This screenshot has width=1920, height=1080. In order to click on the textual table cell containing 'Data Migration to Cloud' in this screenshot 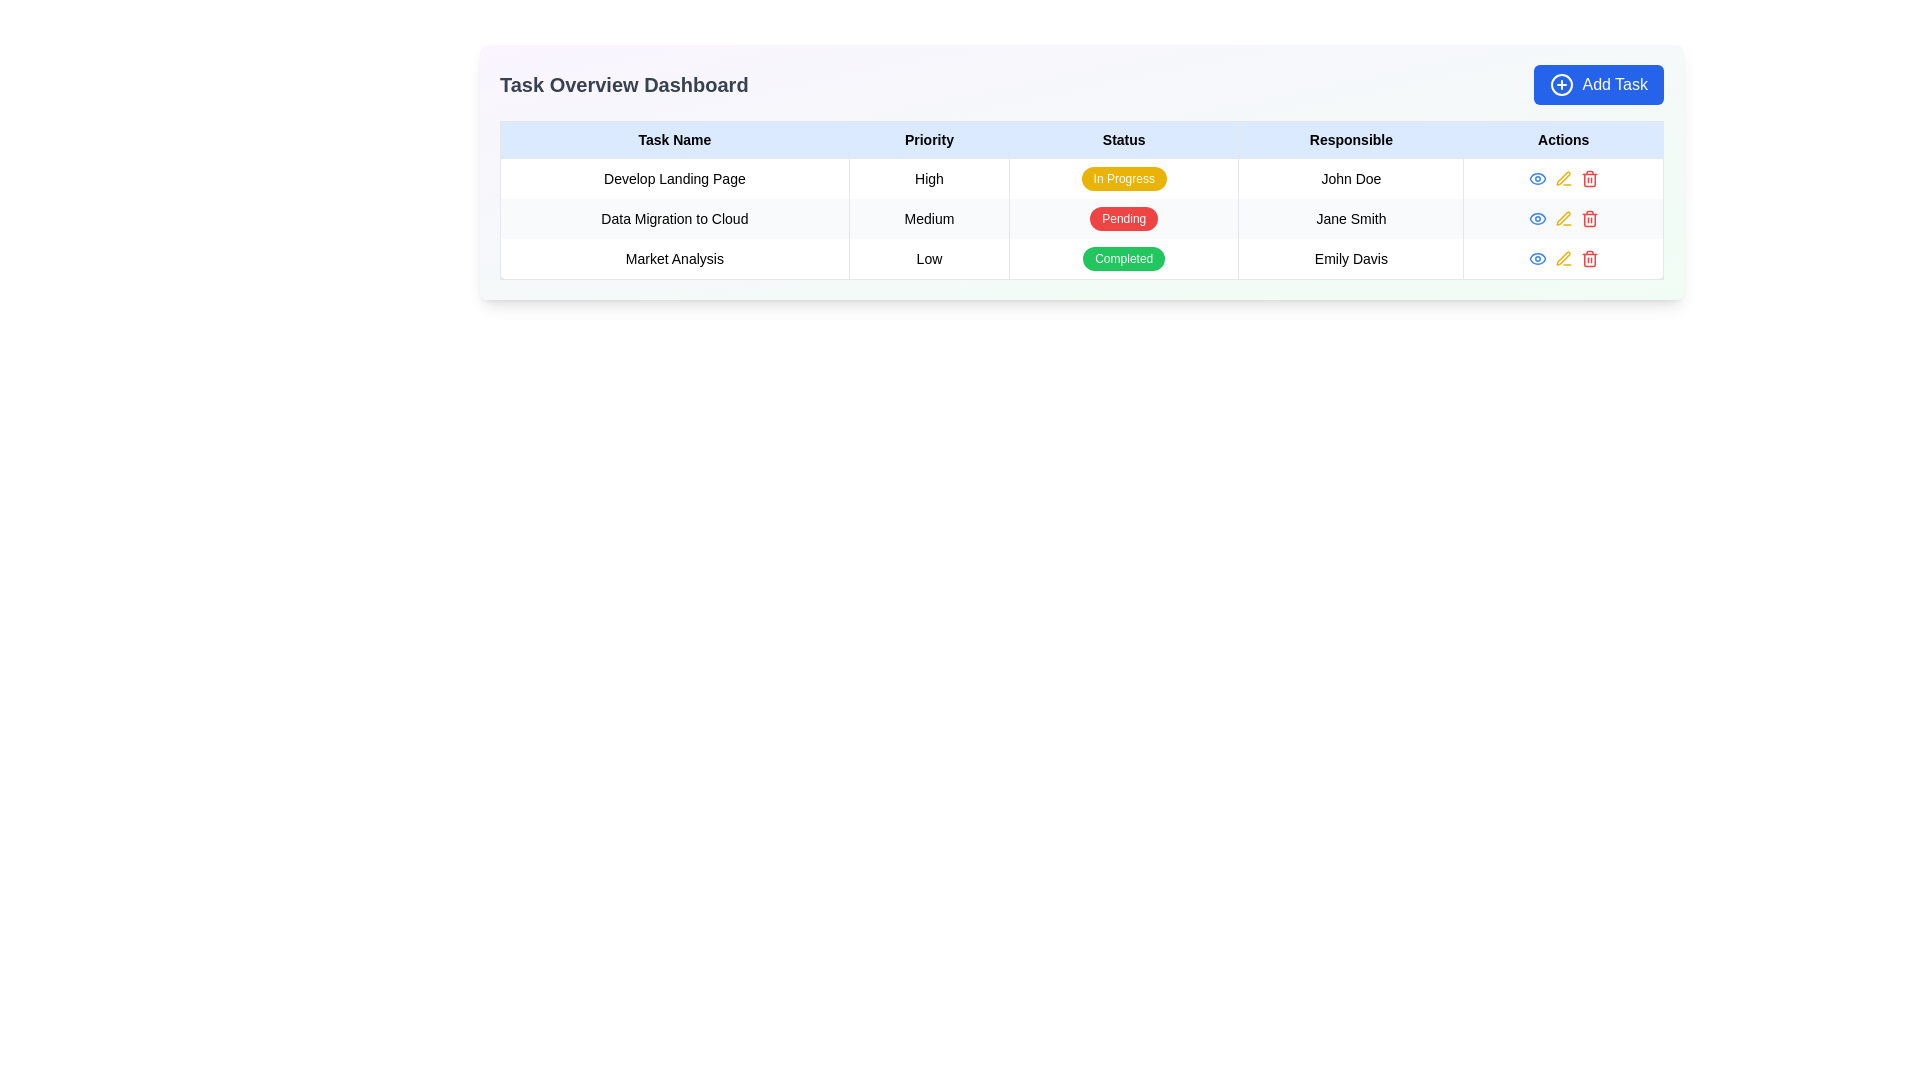, I will do `click(674, 219)`.